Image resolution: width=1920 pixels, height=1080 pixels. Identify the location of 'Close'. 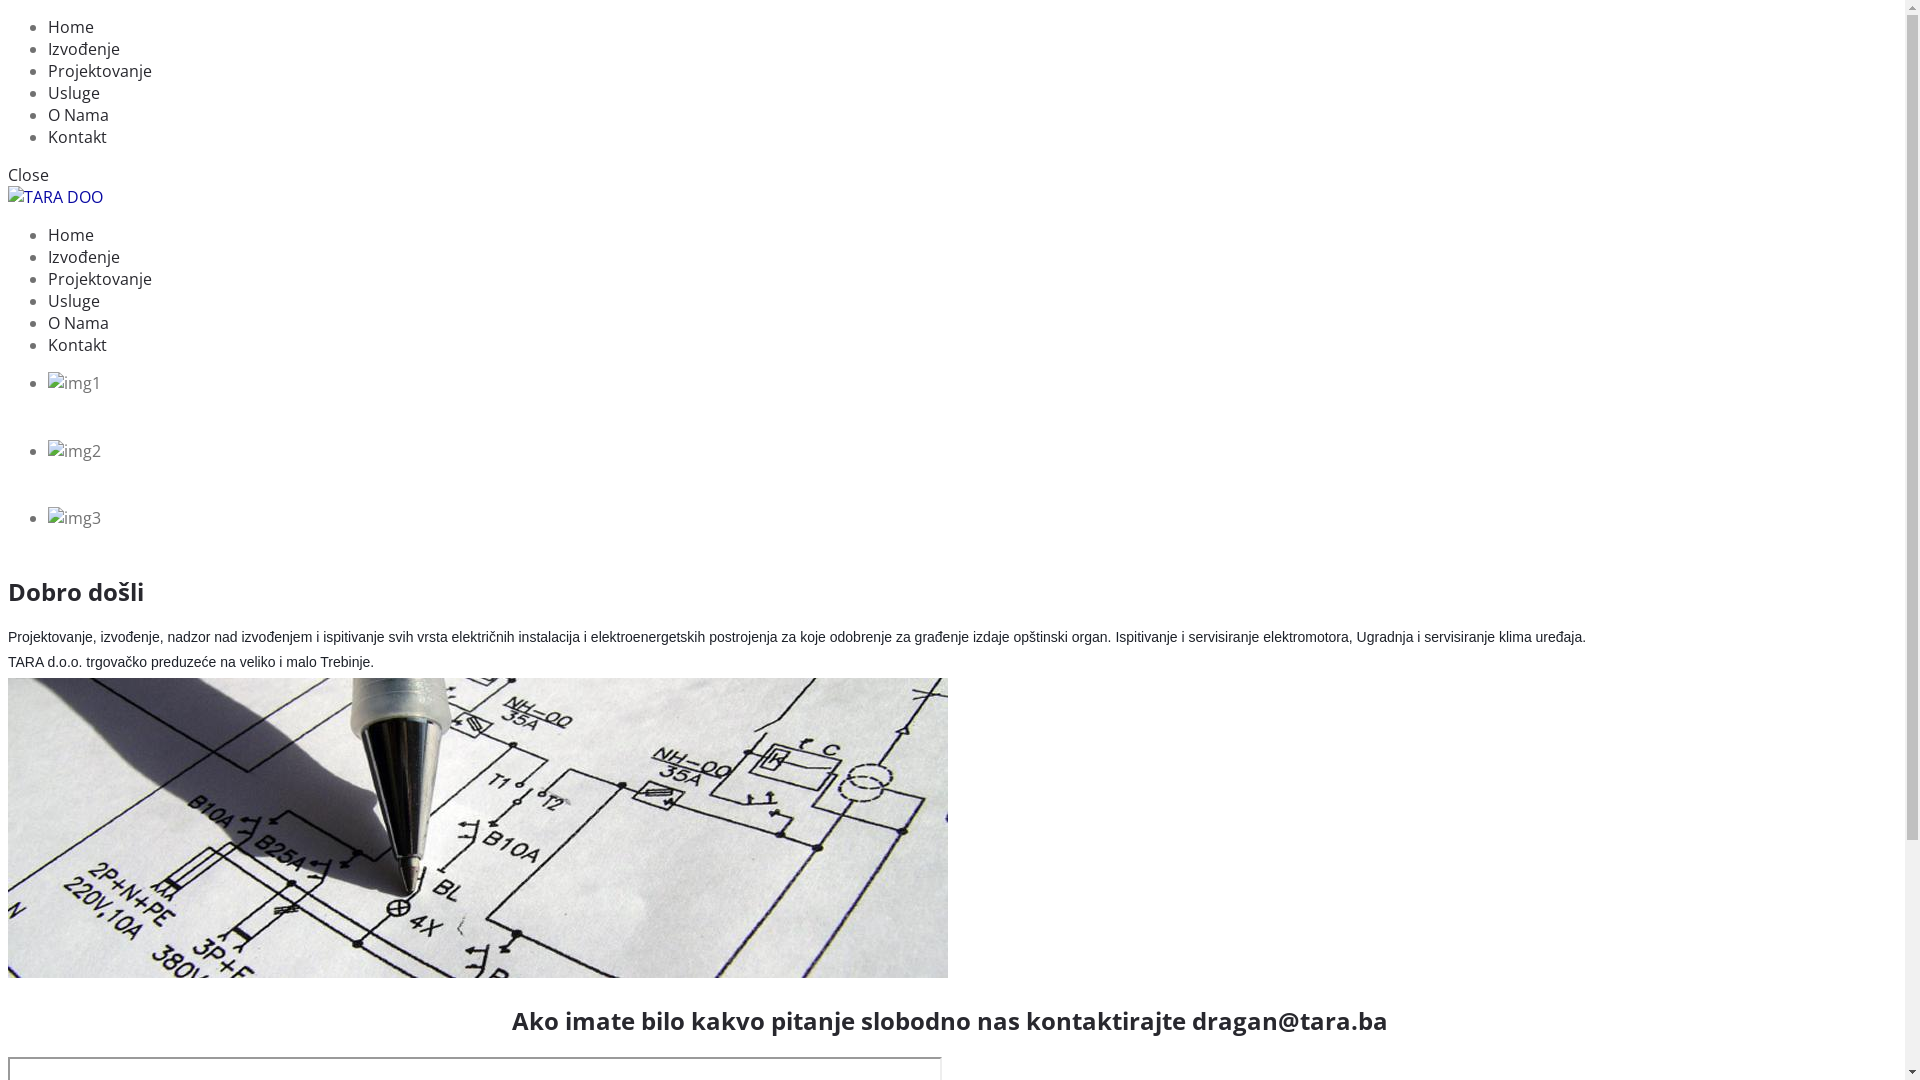
(28, 173).